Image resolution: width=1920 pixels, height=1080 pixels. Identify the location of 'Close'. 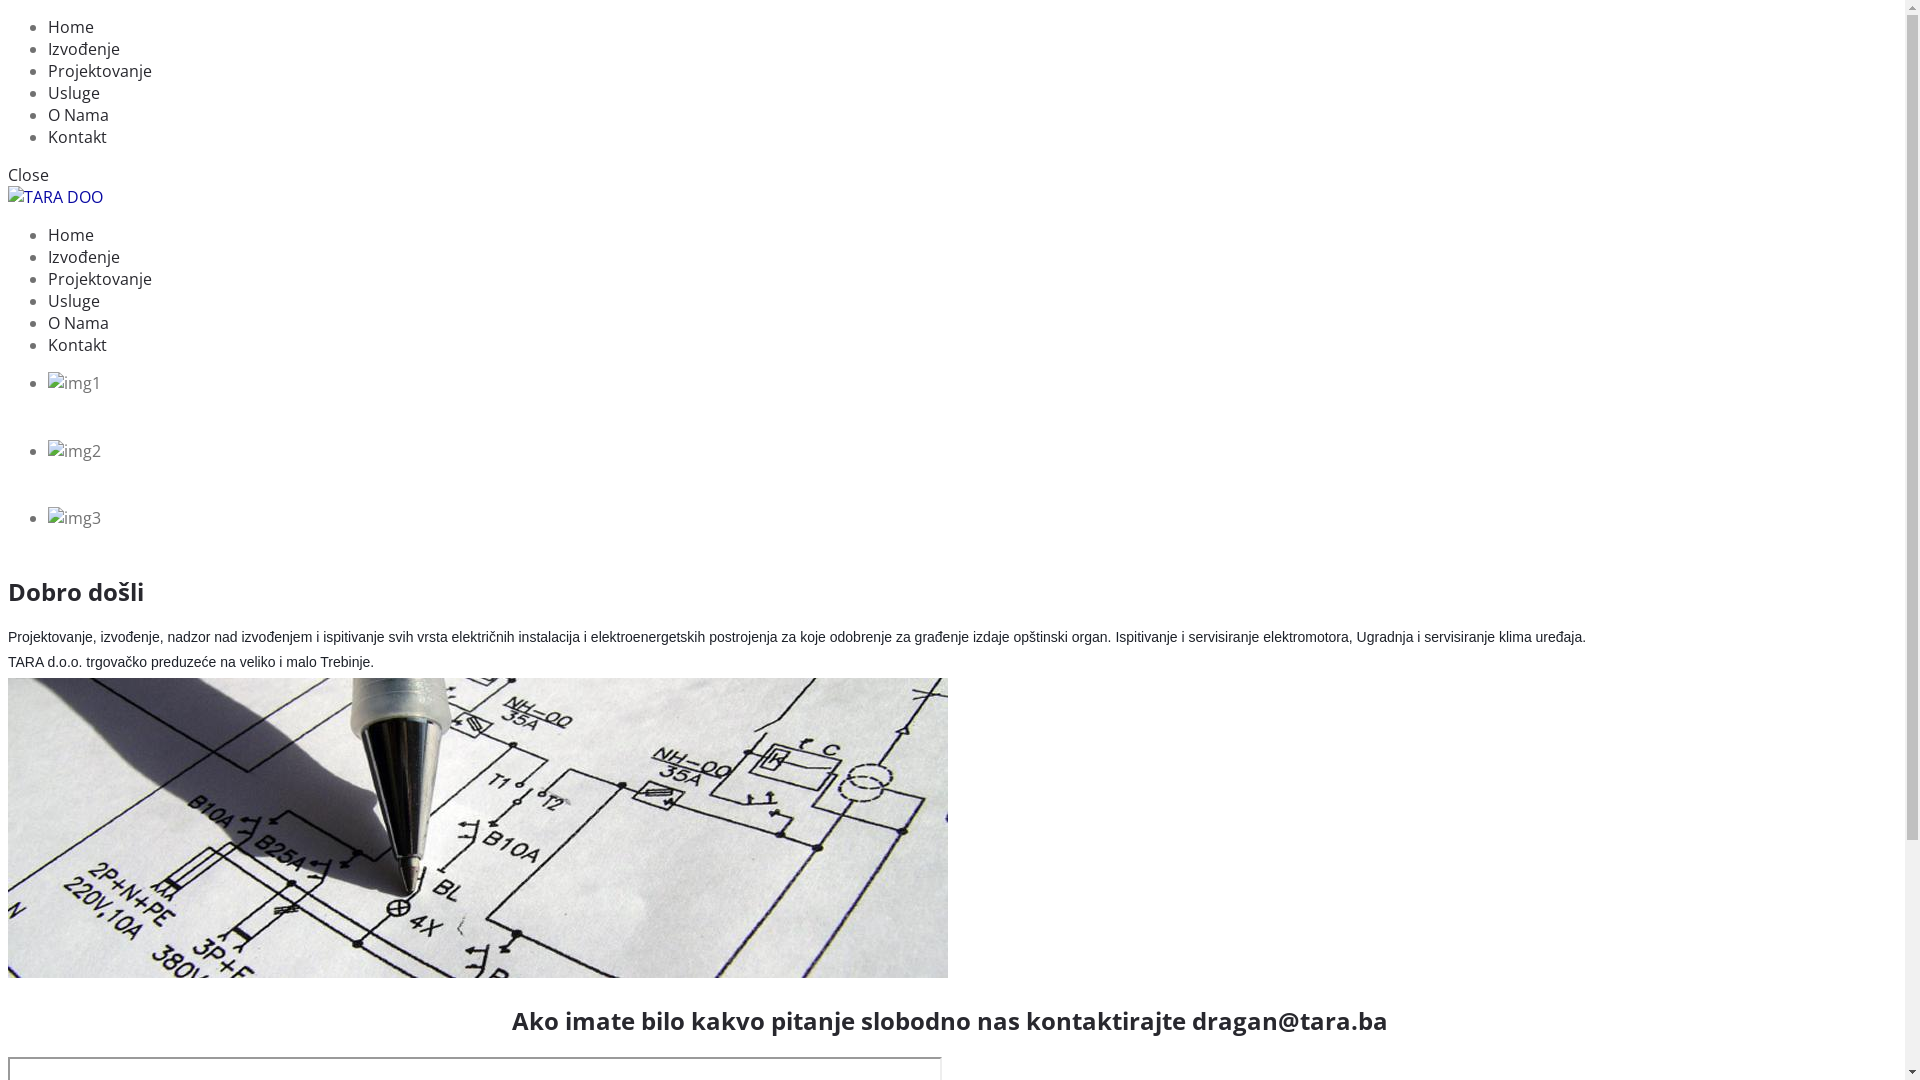
(28, 173).